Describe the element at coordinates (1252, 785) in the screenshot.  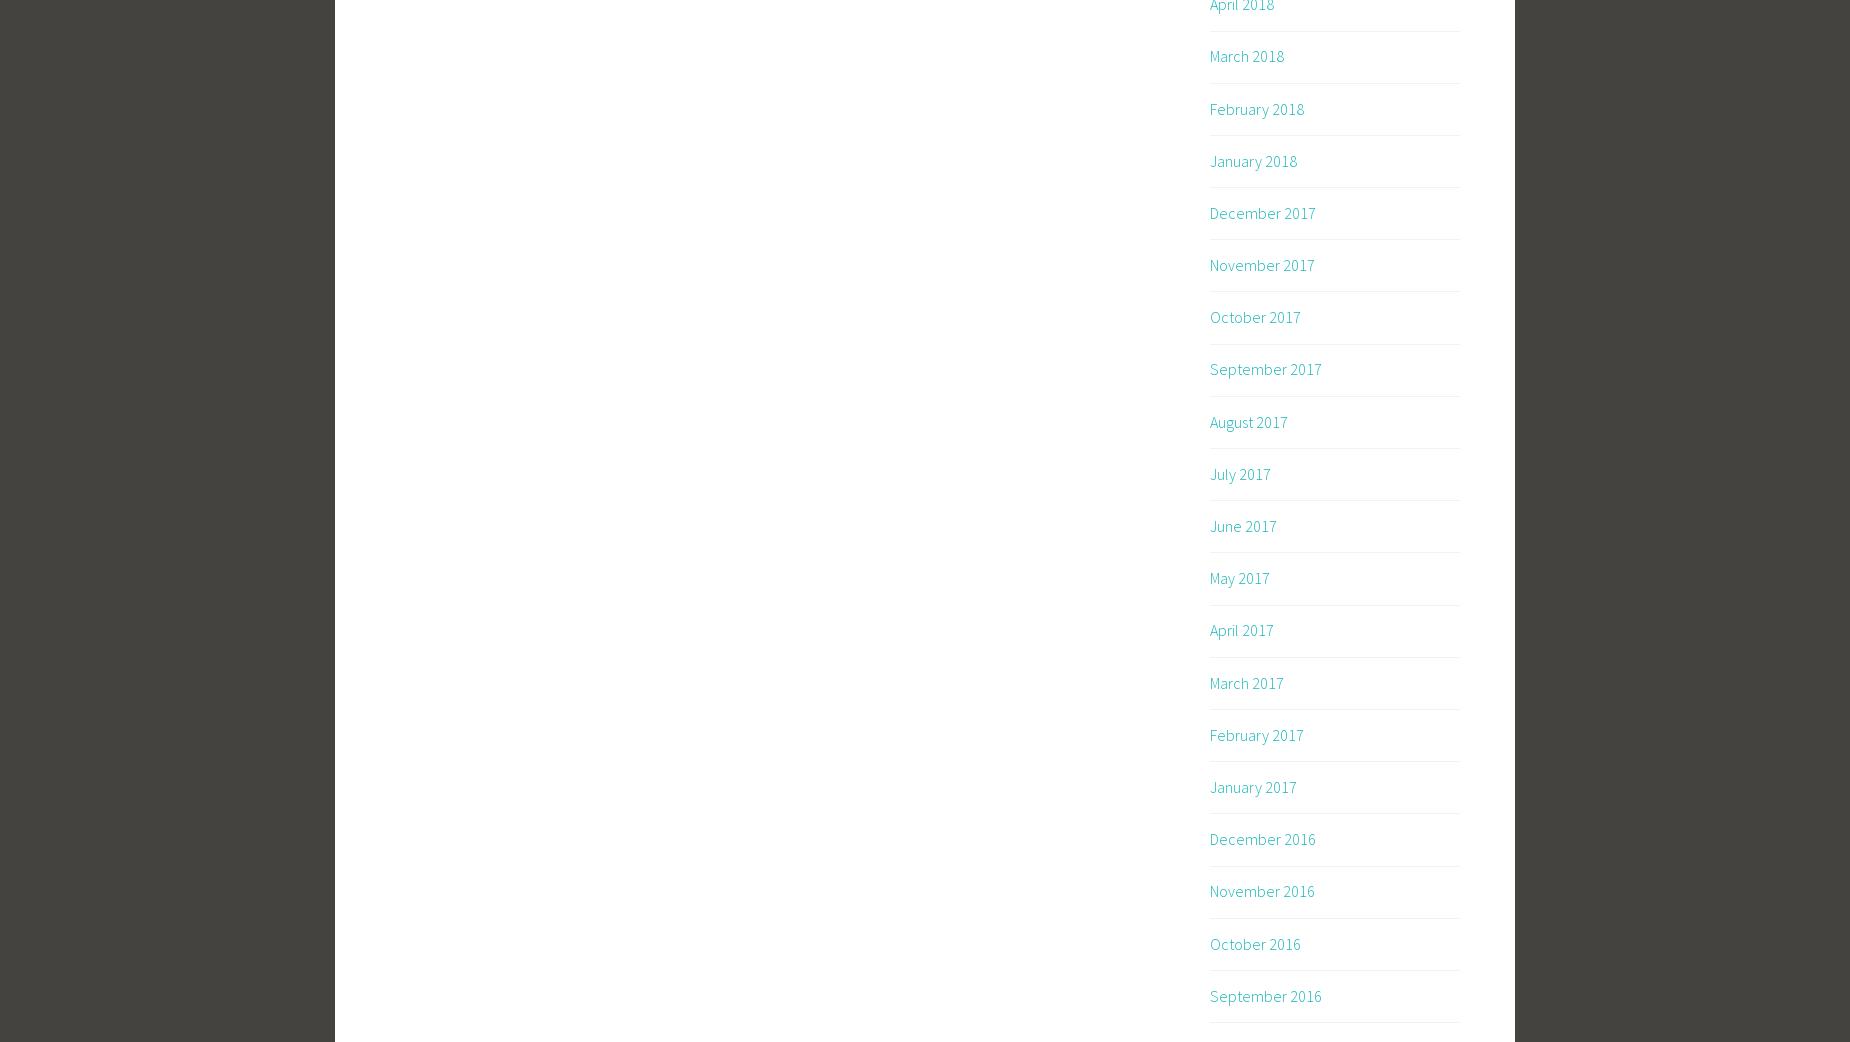
I see `'January 2017'` at that location.